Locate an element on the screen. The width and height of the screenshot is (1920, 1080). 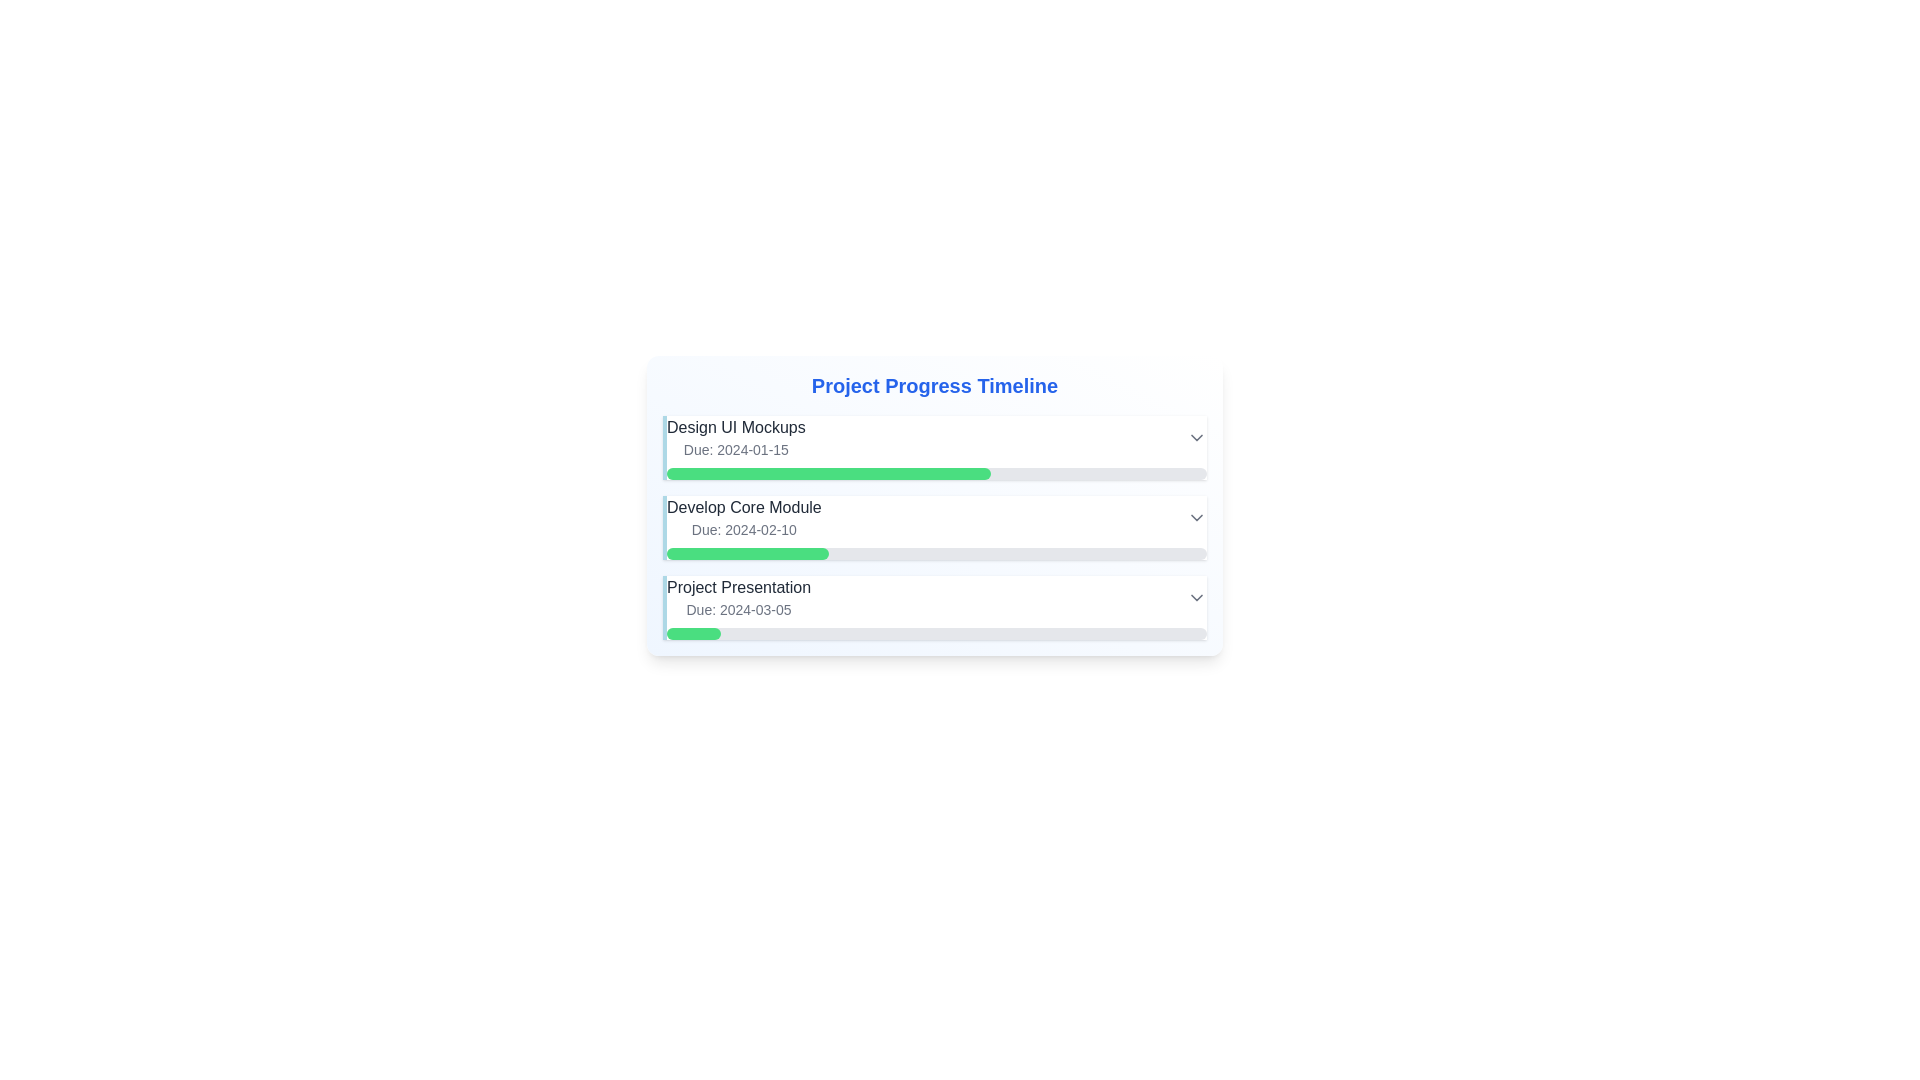
the dropdown indicator icon located at the top-right corner of the 'Design UI Mockups' section is located at coordinates (1196, 437).